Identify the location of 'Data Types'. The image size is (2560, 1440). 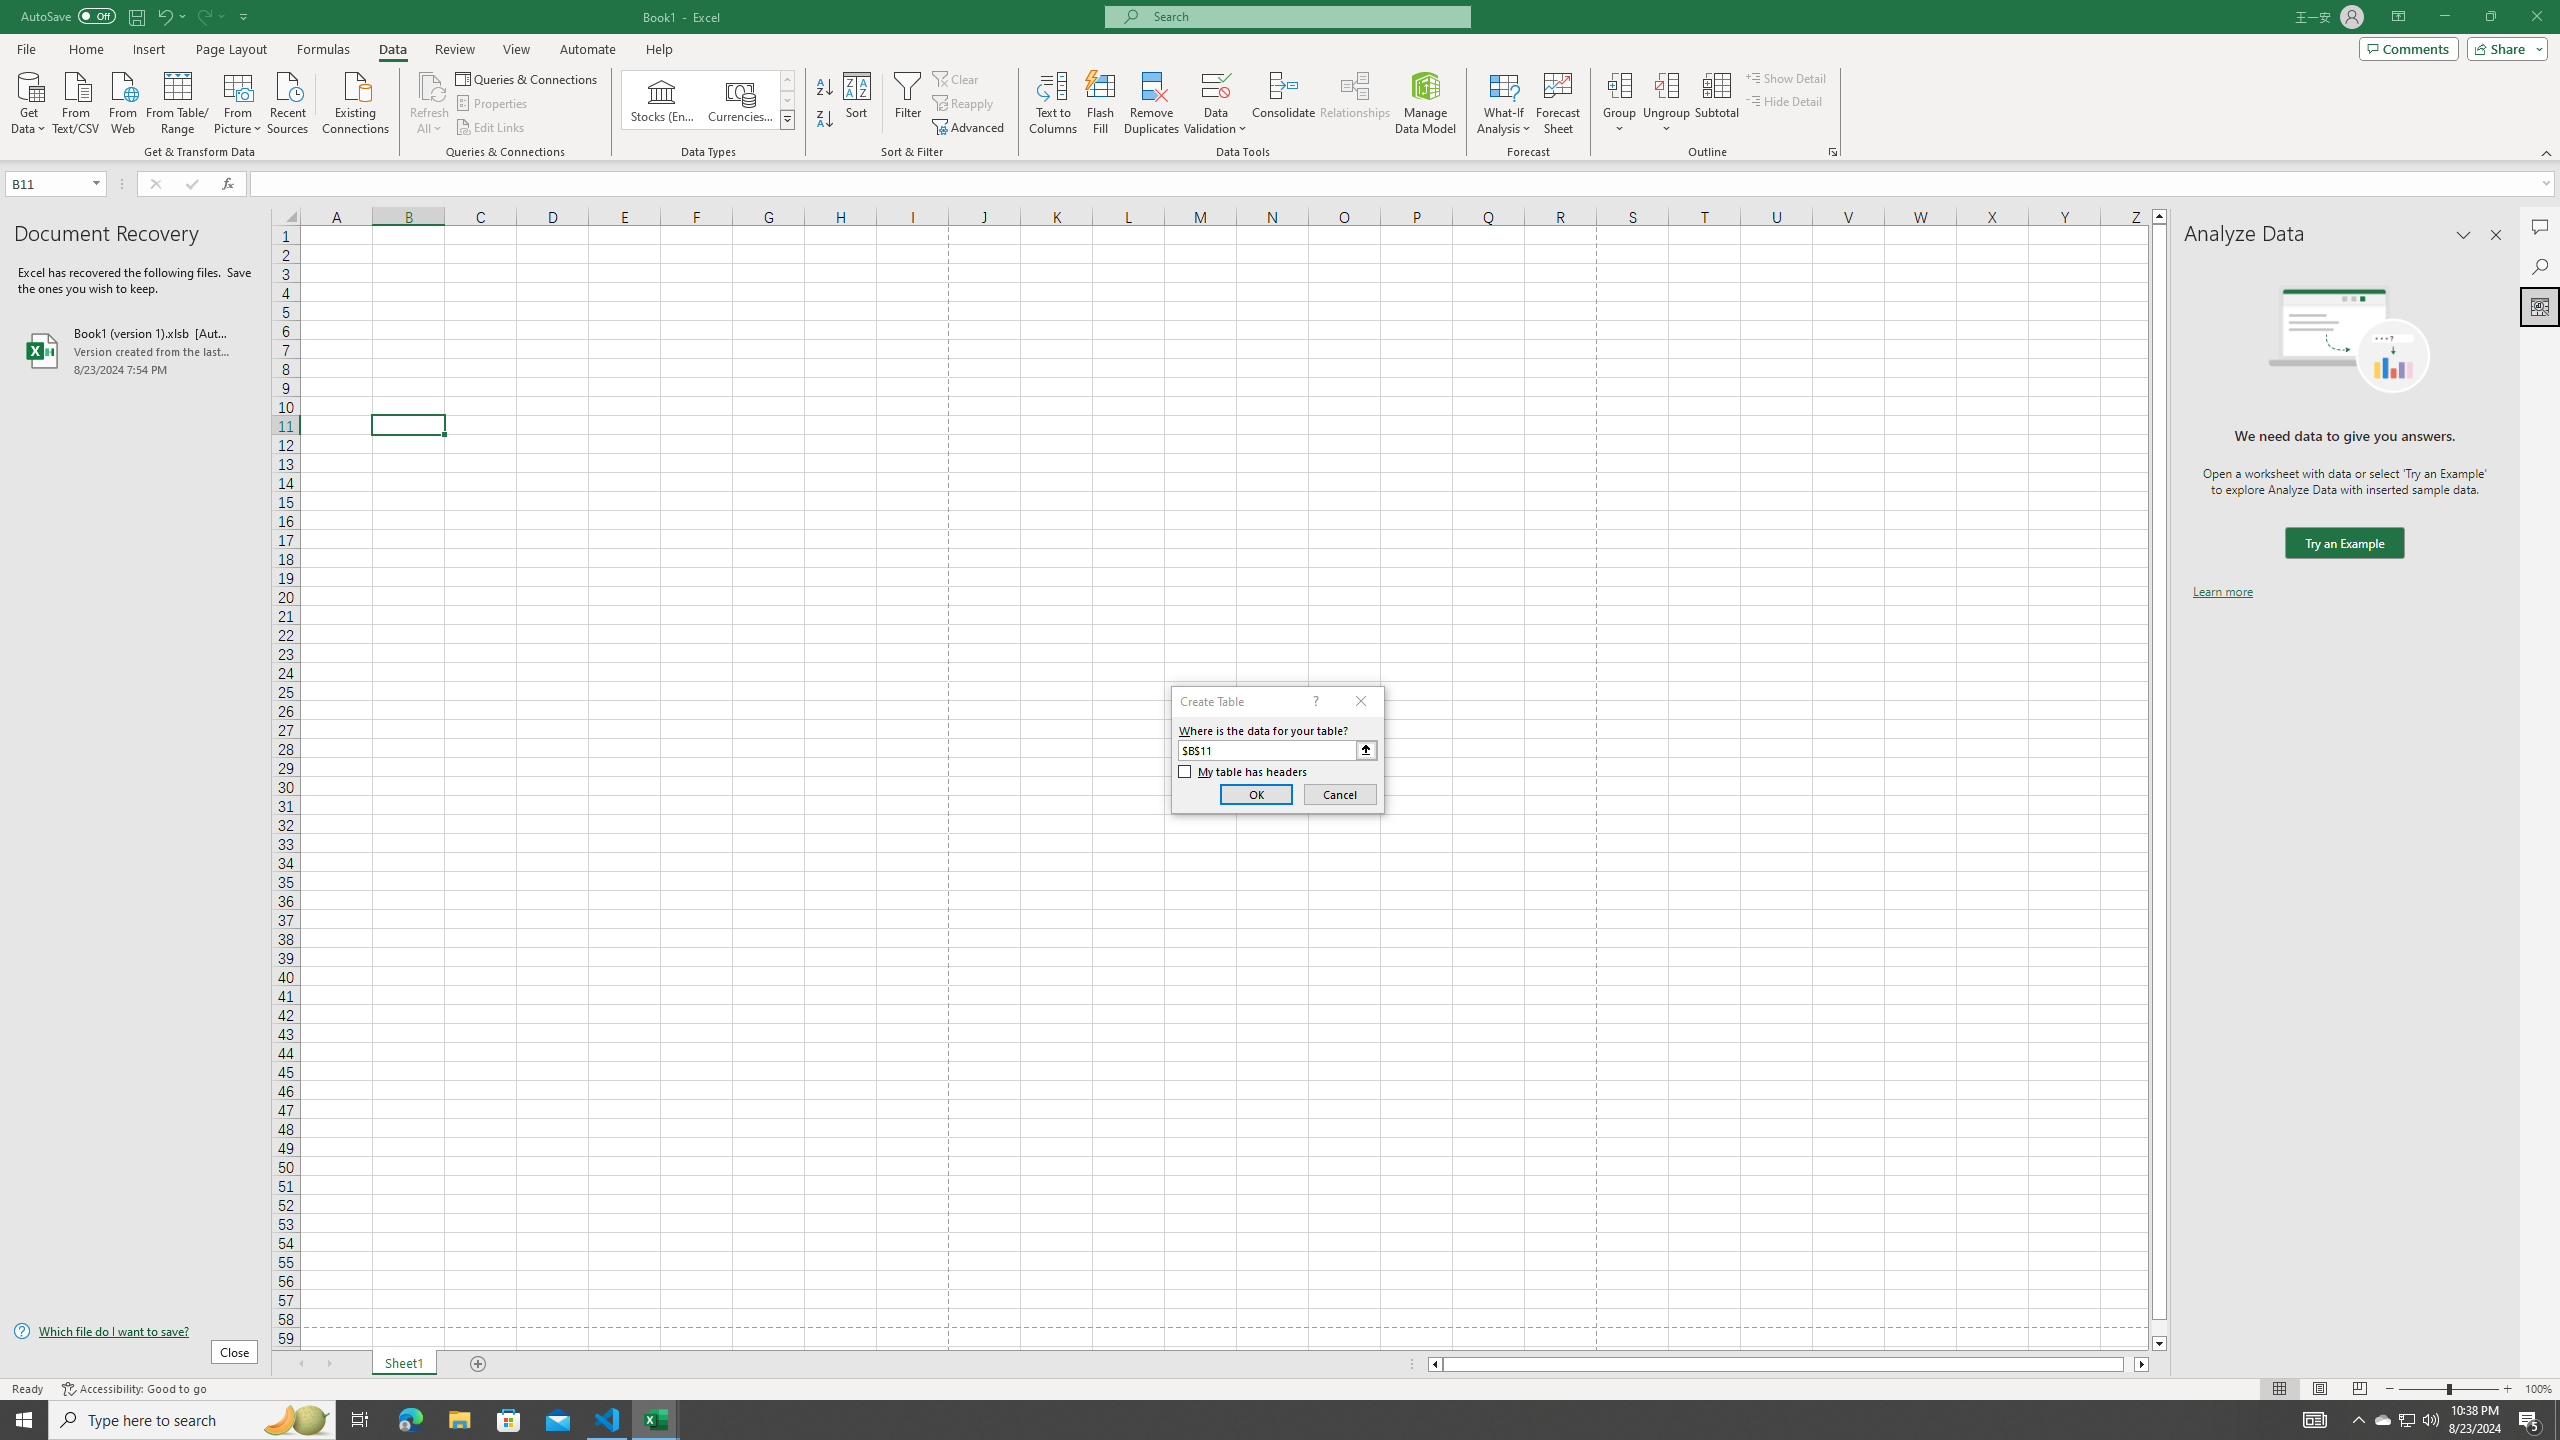
(787, 118).